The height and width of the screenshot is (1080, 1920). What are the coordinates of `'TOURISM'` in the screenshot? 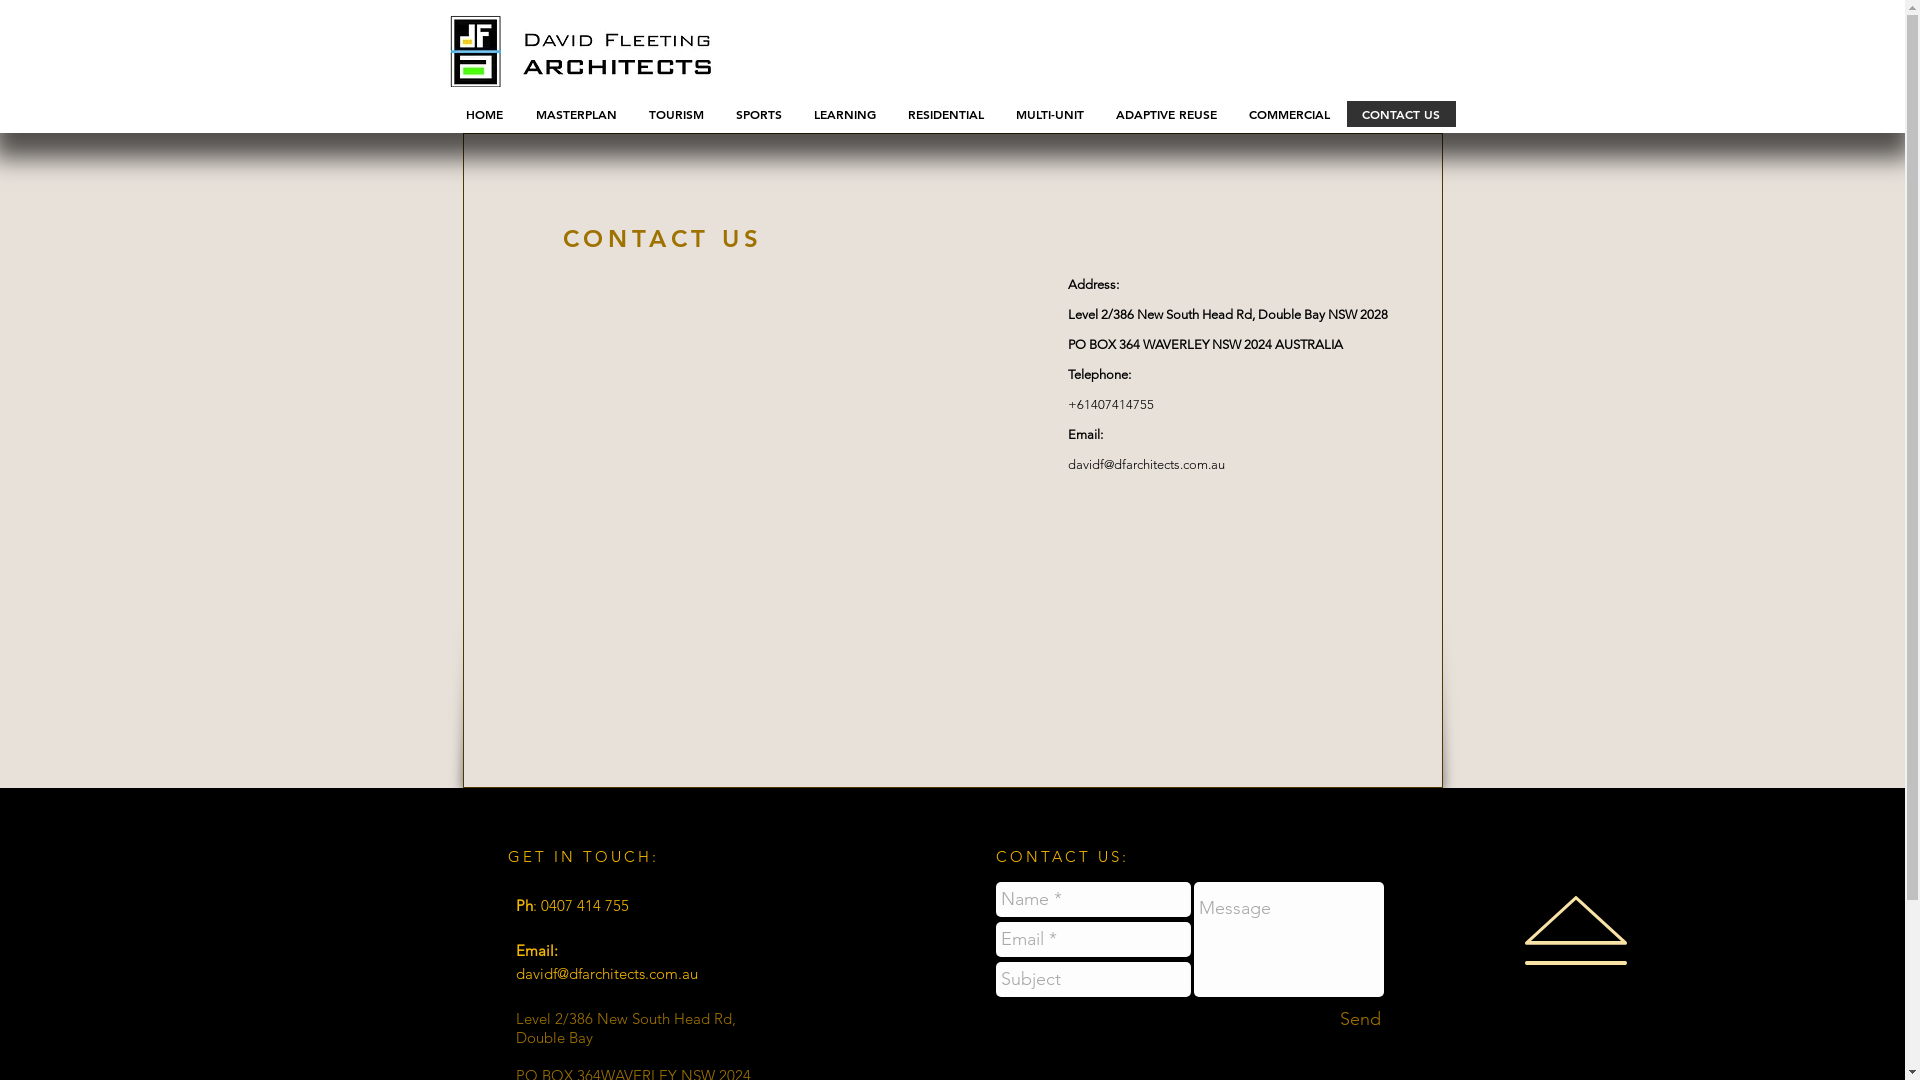 It's located at (675, 114).